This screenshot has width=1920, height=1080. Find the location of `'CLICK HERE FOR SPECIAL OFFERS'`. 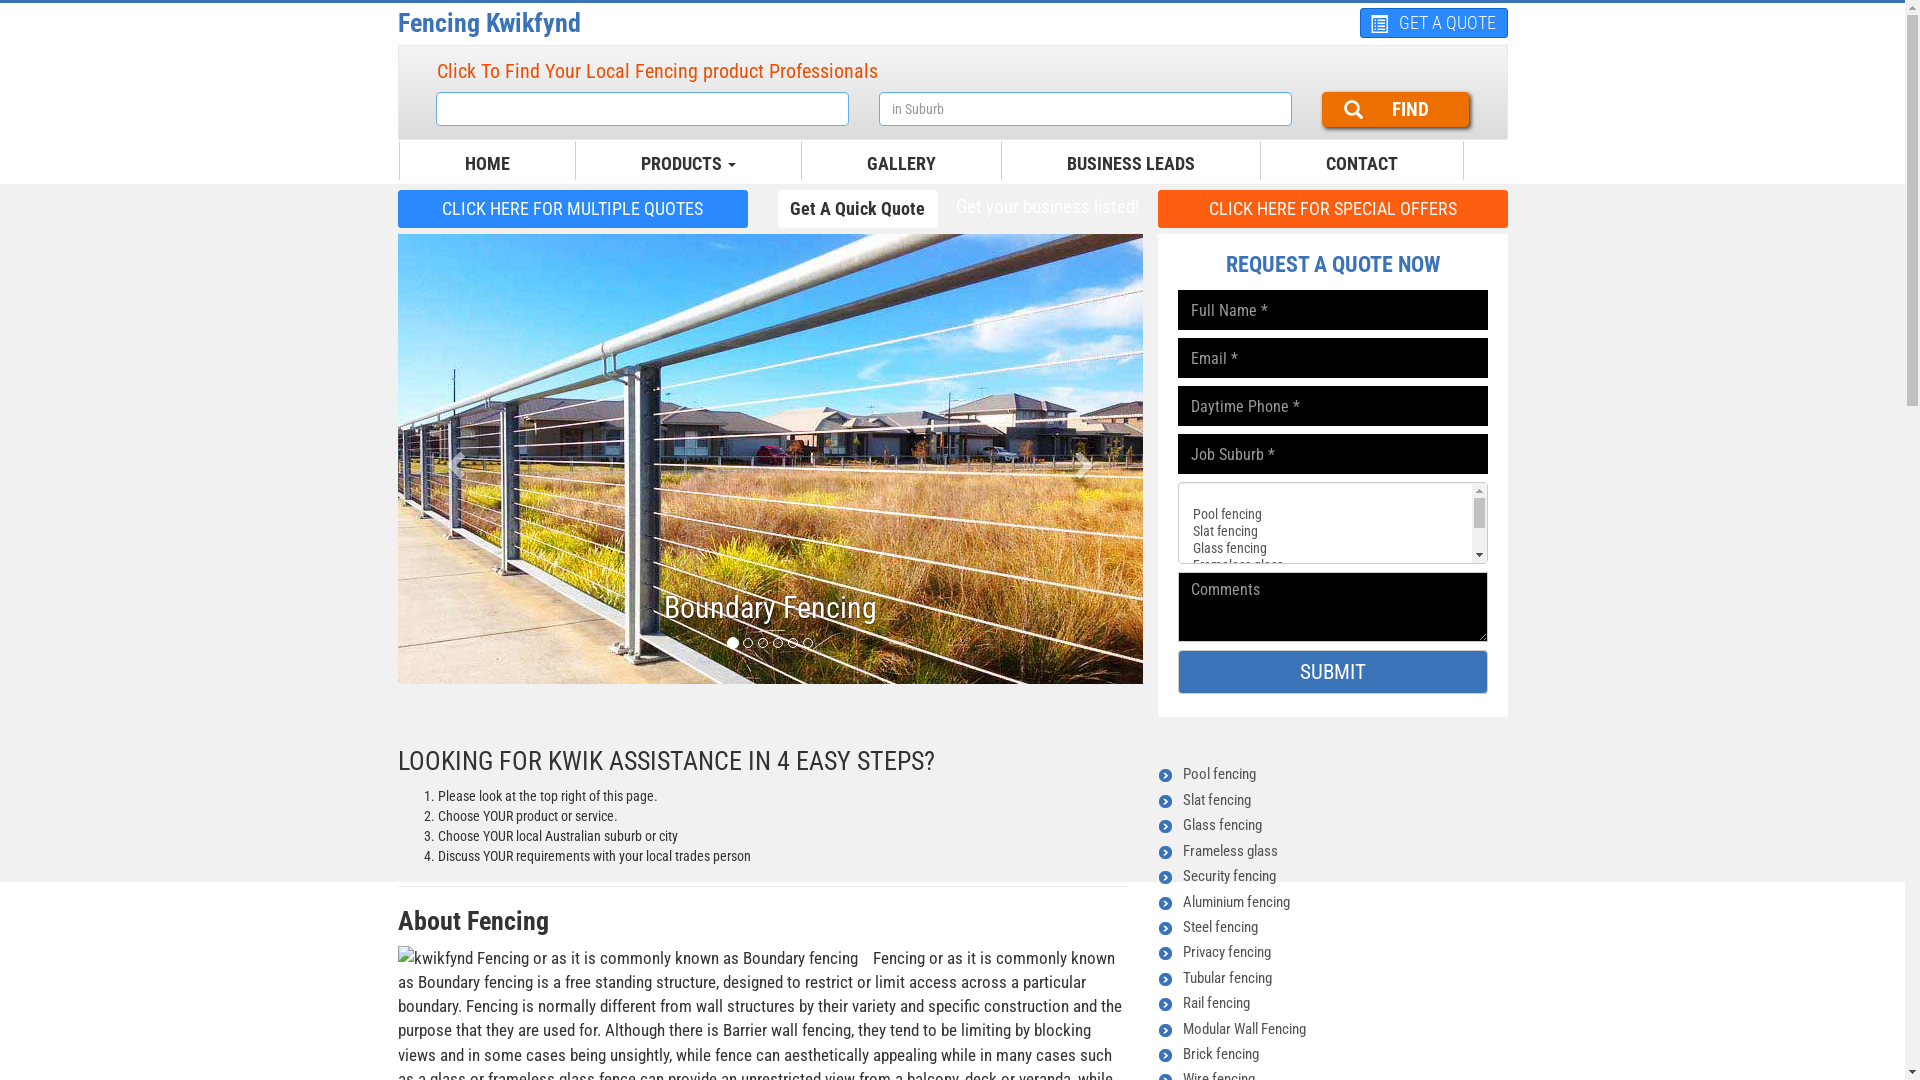

'CLICK HERE FOR SPECIAL OFFERS' is located at coordinates (1333, 208).